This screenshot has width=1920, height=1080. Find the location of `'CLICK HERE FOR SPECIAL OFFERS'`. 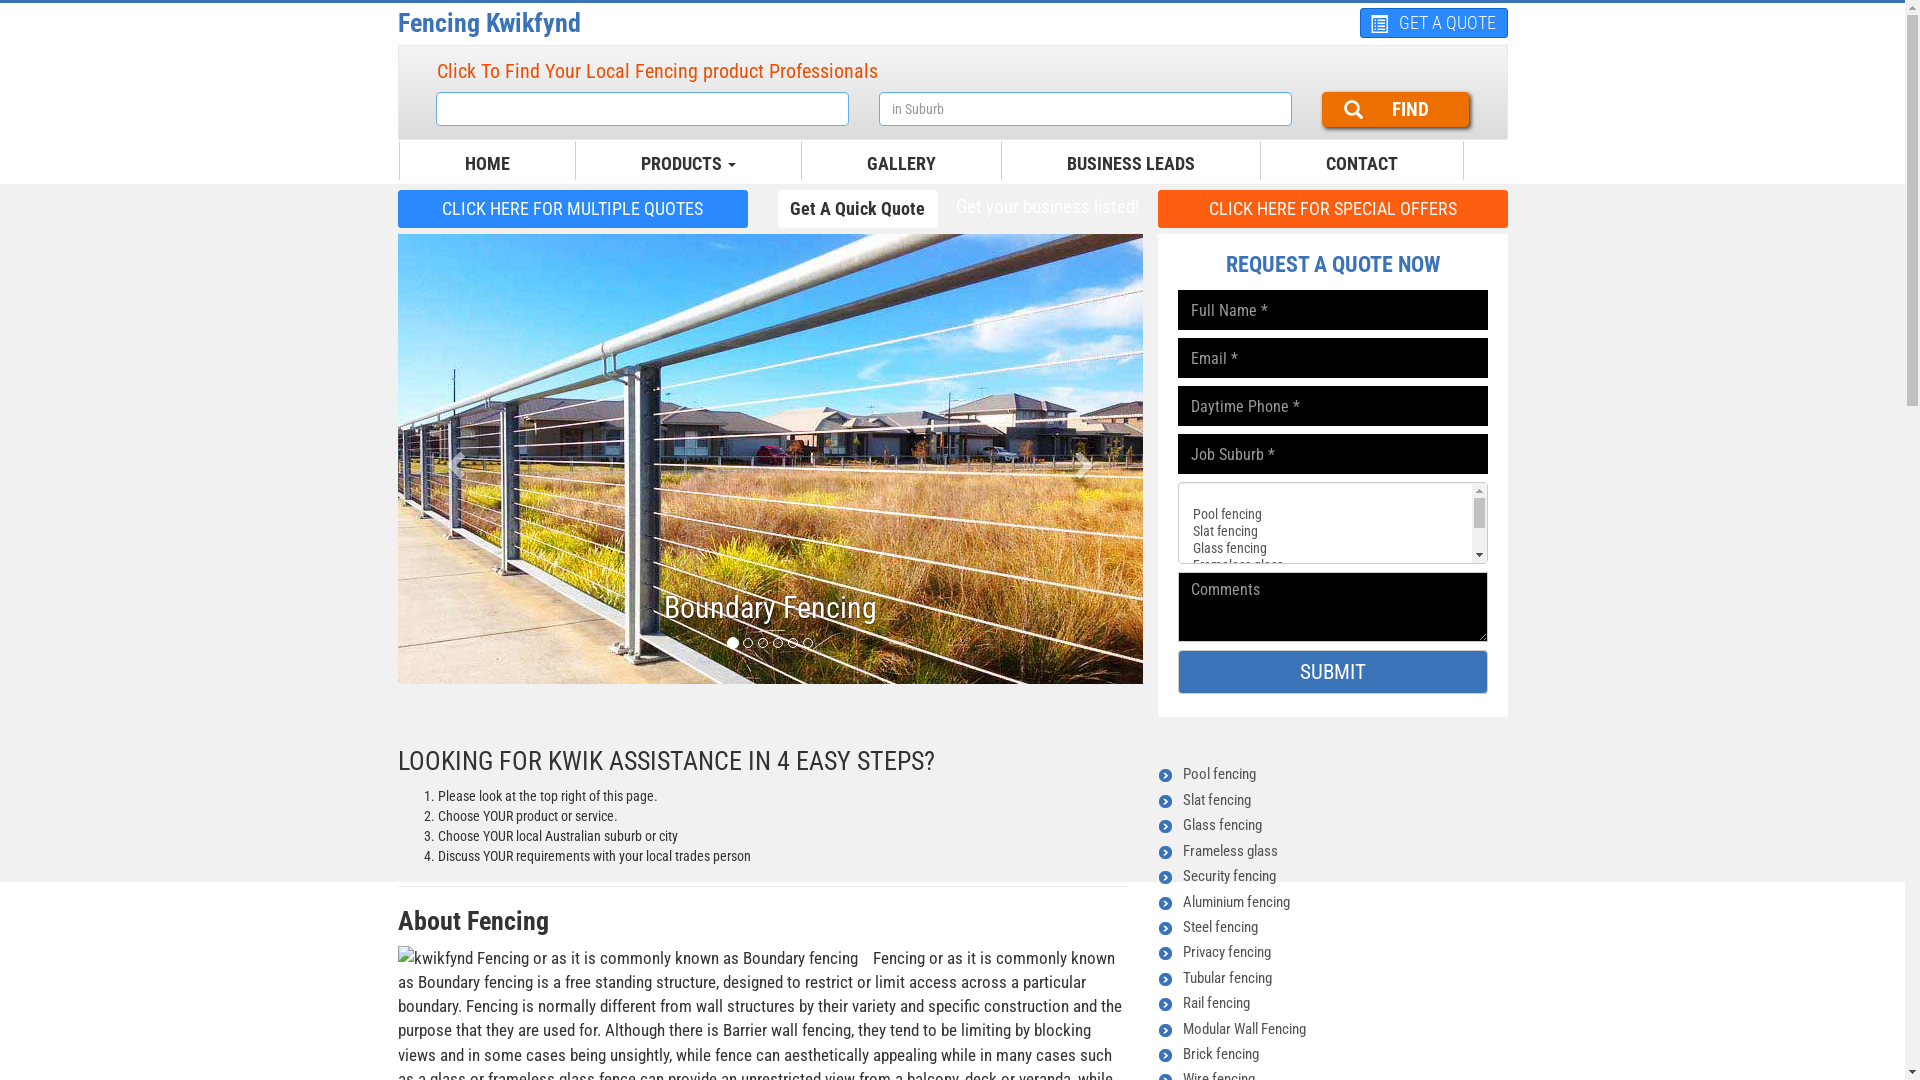

'CLICK HERE FOR SPECIAL OFFERS' is located at coordinates (1333, 208).